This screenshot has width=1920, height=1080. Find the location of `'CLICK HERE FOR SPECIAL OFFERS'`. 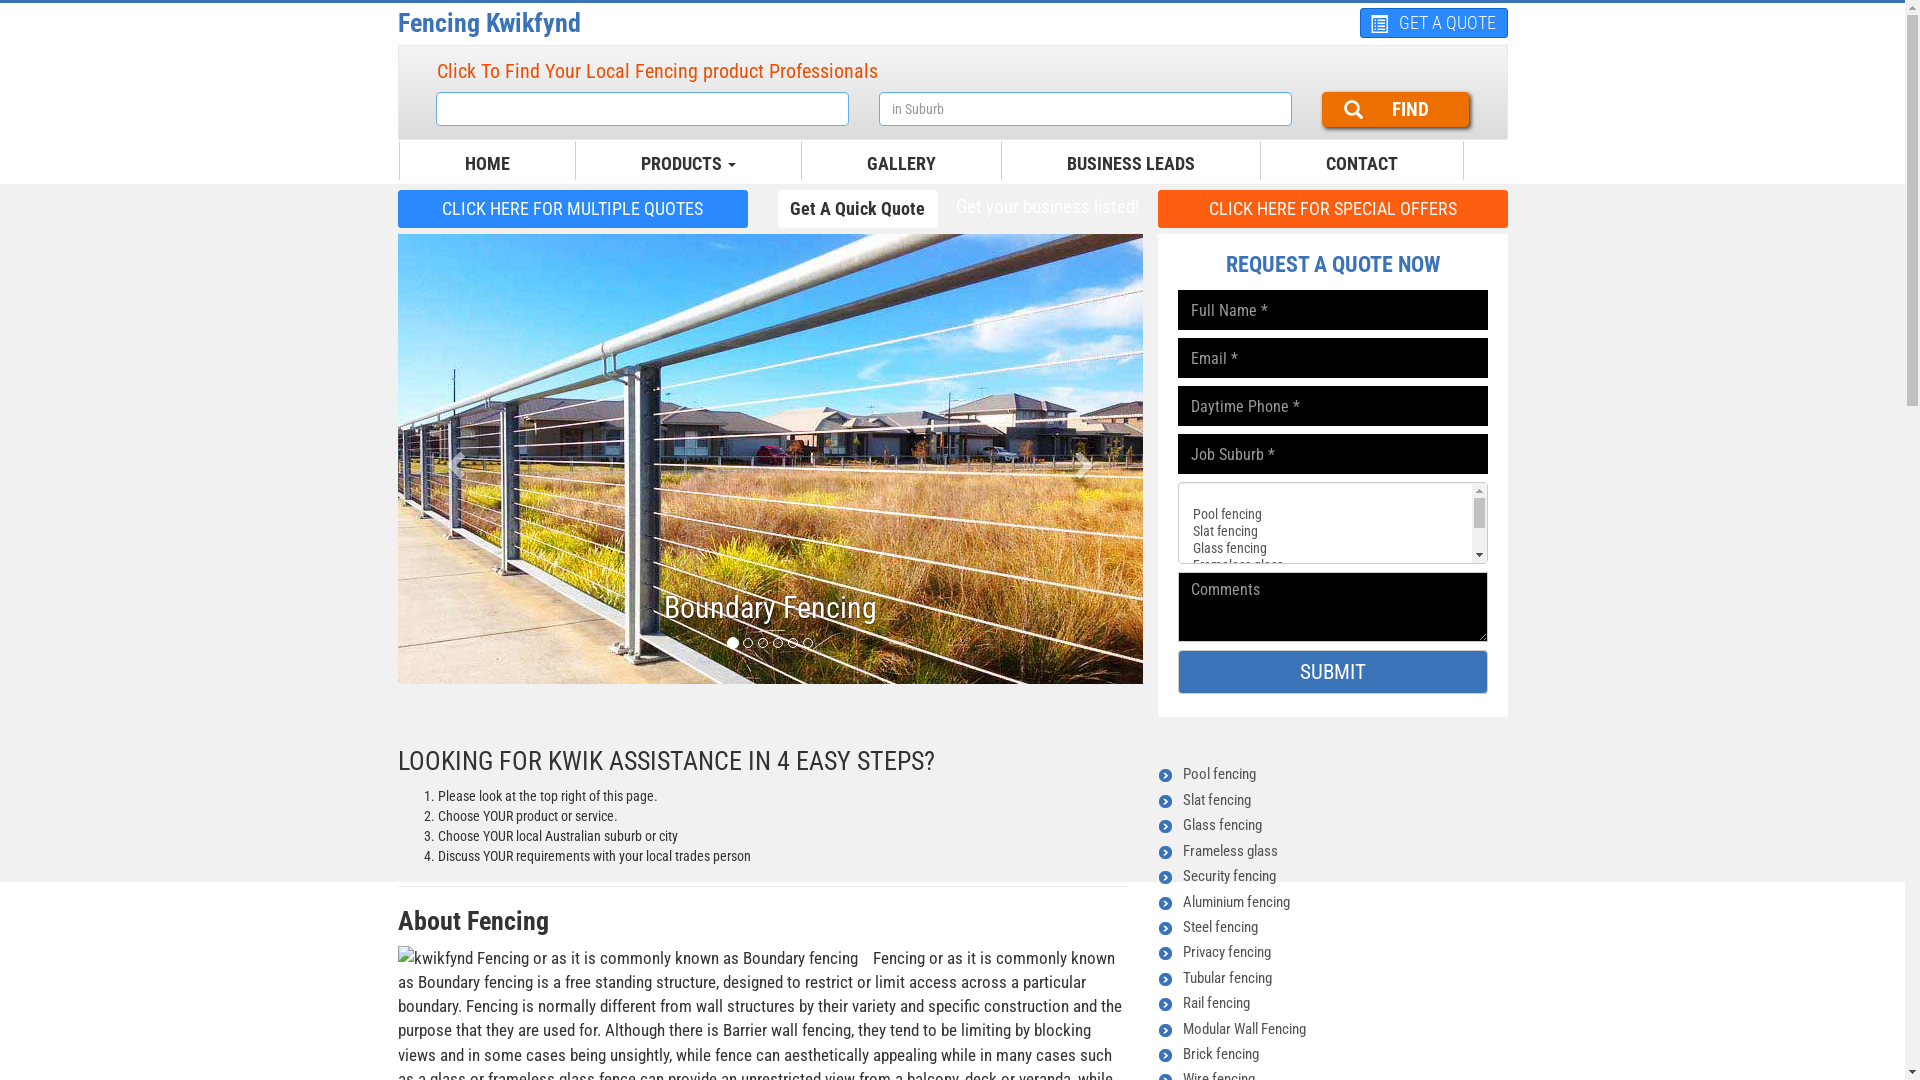

'CLICK HERE FOR SPECIAL OFFERS' is located at coordinates (1333, 208).